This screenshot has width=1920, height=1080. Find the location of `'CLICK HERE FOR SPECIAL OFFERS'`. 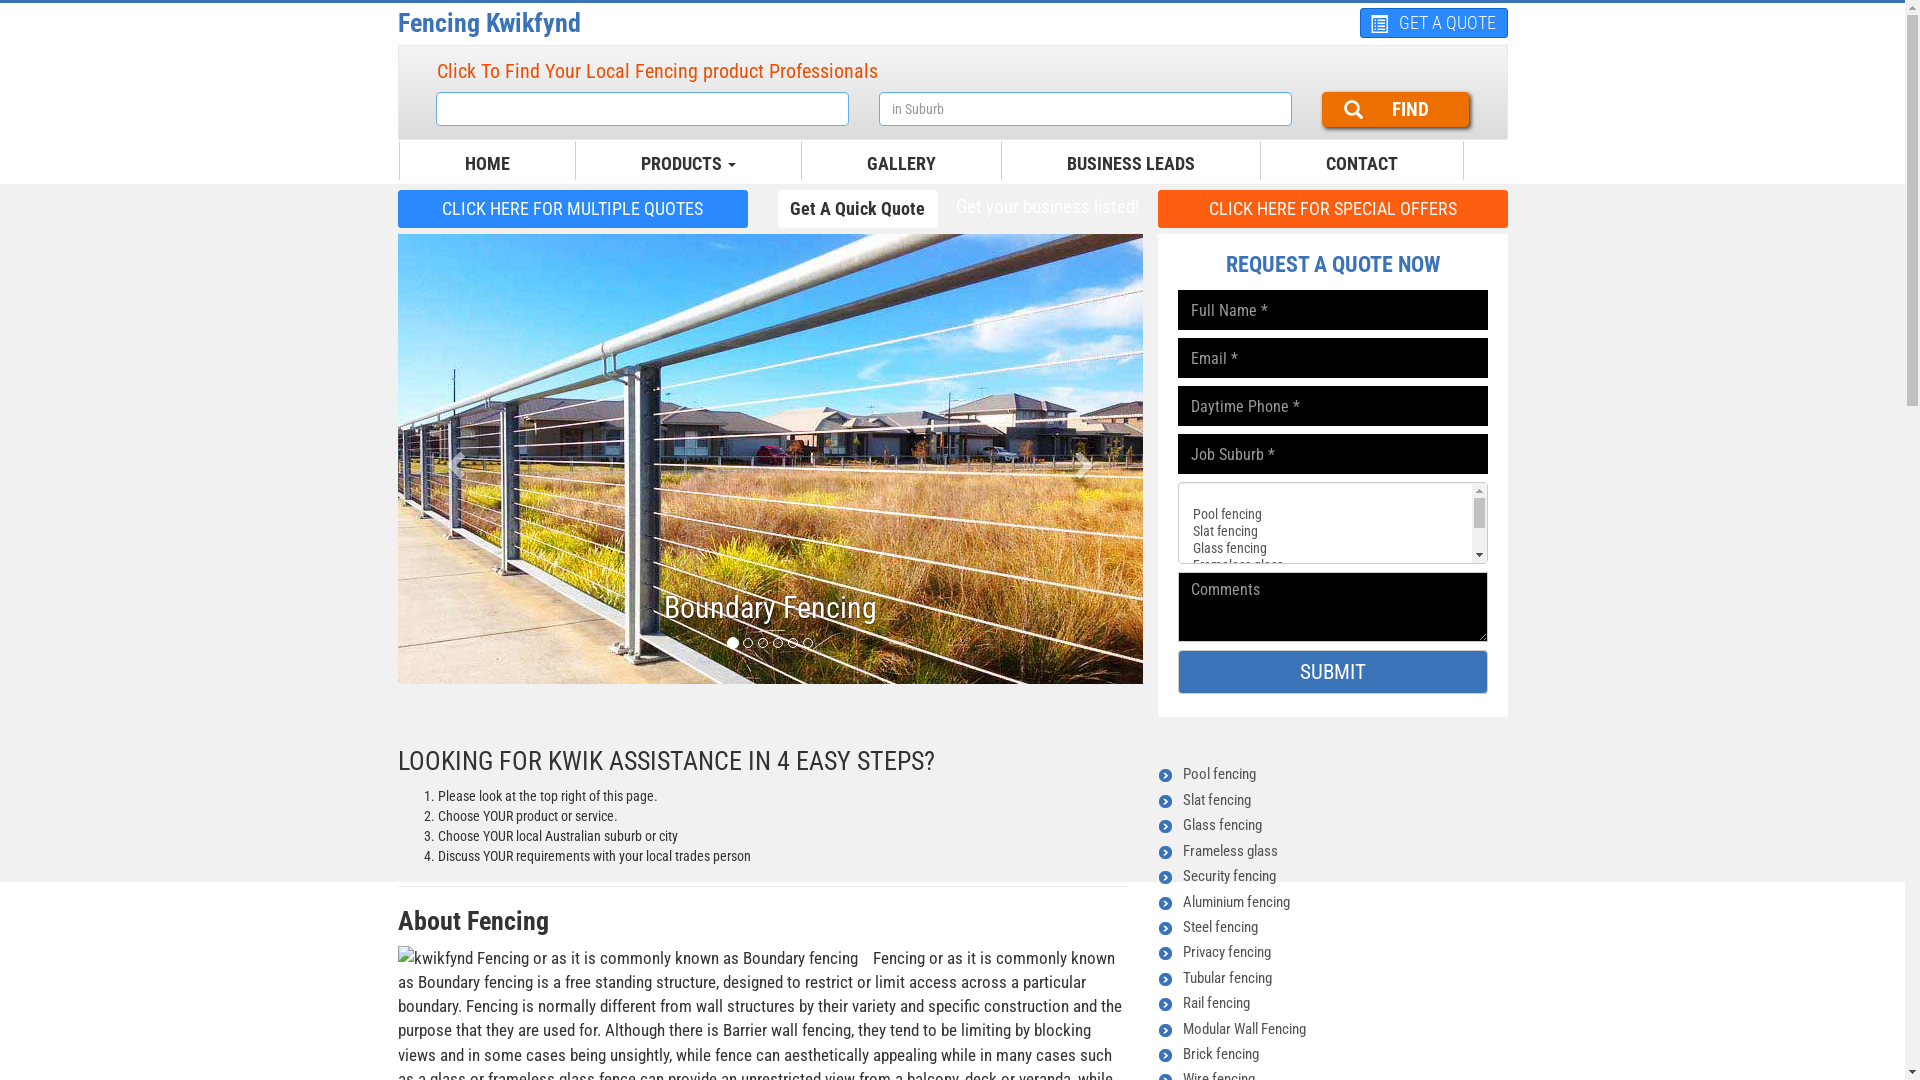

'CLICK HERE FOR SPECIAL OFFERS' is located at coordinates (1333, 208).